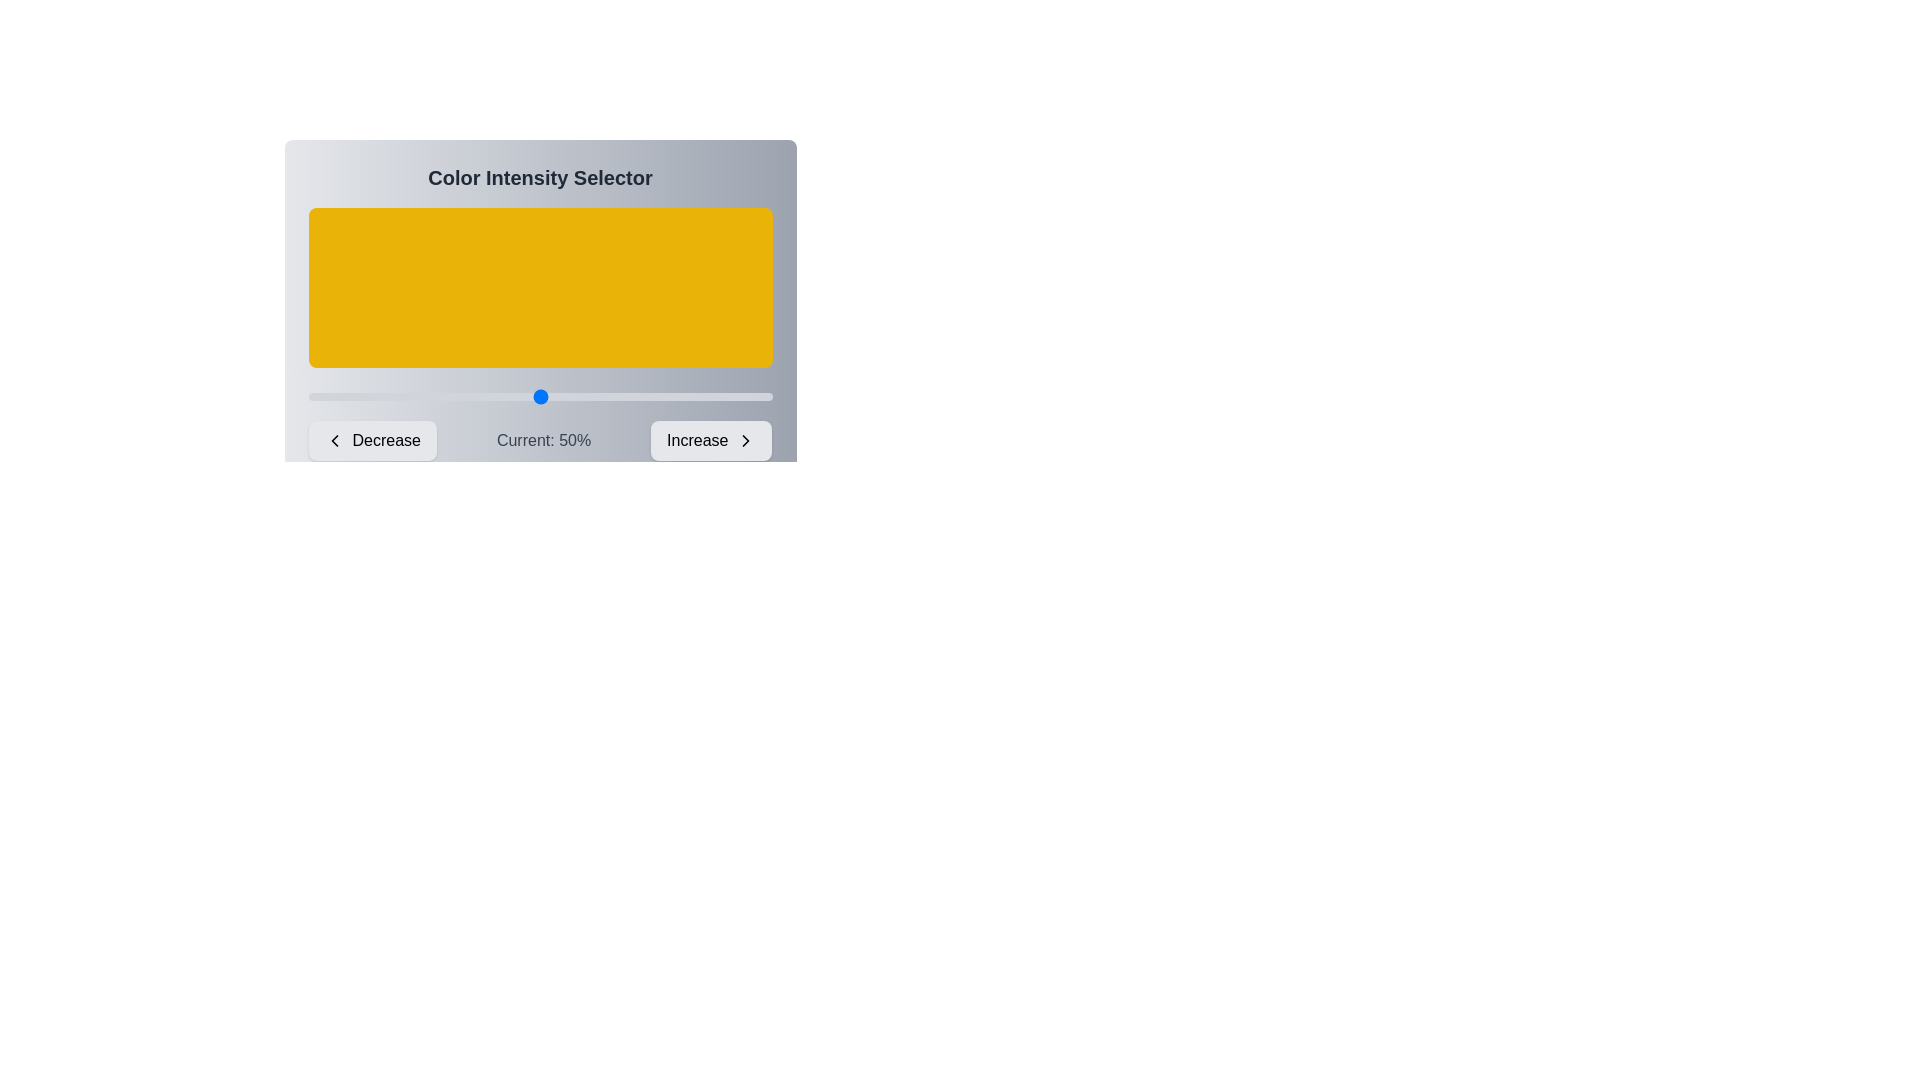  What do you see at coordinates (334, 439) in the screenshot?
I see `the chevron-shaped arrow icon pointing left, which is styled as a backward navigation icon located in the bottom-left section of the interface, near the 'Decrease' button` at bounding box center [334, 439].